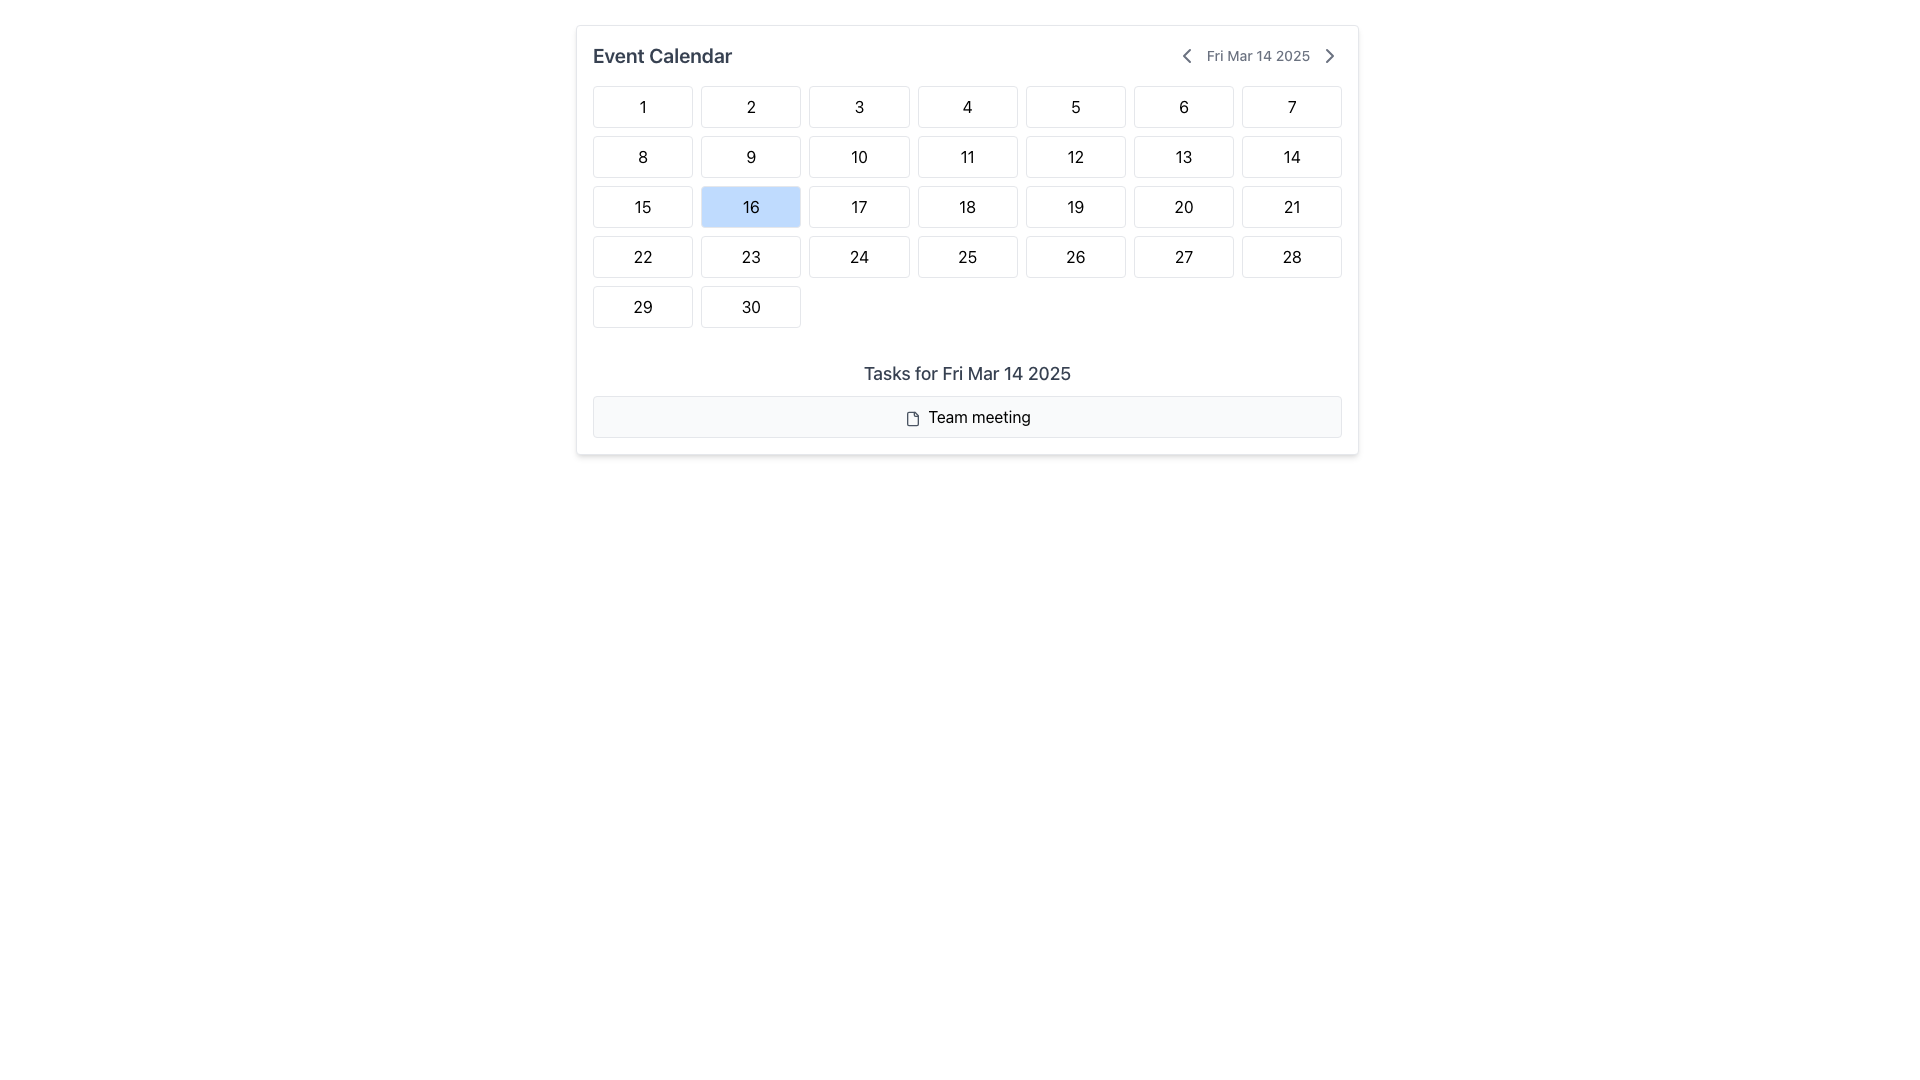 Image resolution: width=1920 pixels, height=1080 pixels. What do you see at coordinates (1329, 55) in the screenshot?
I see `the navigation icon located at the top-right of the interface, next to the date label 'Fri Mar 14 2025'` at bounding box center [1329, 55].